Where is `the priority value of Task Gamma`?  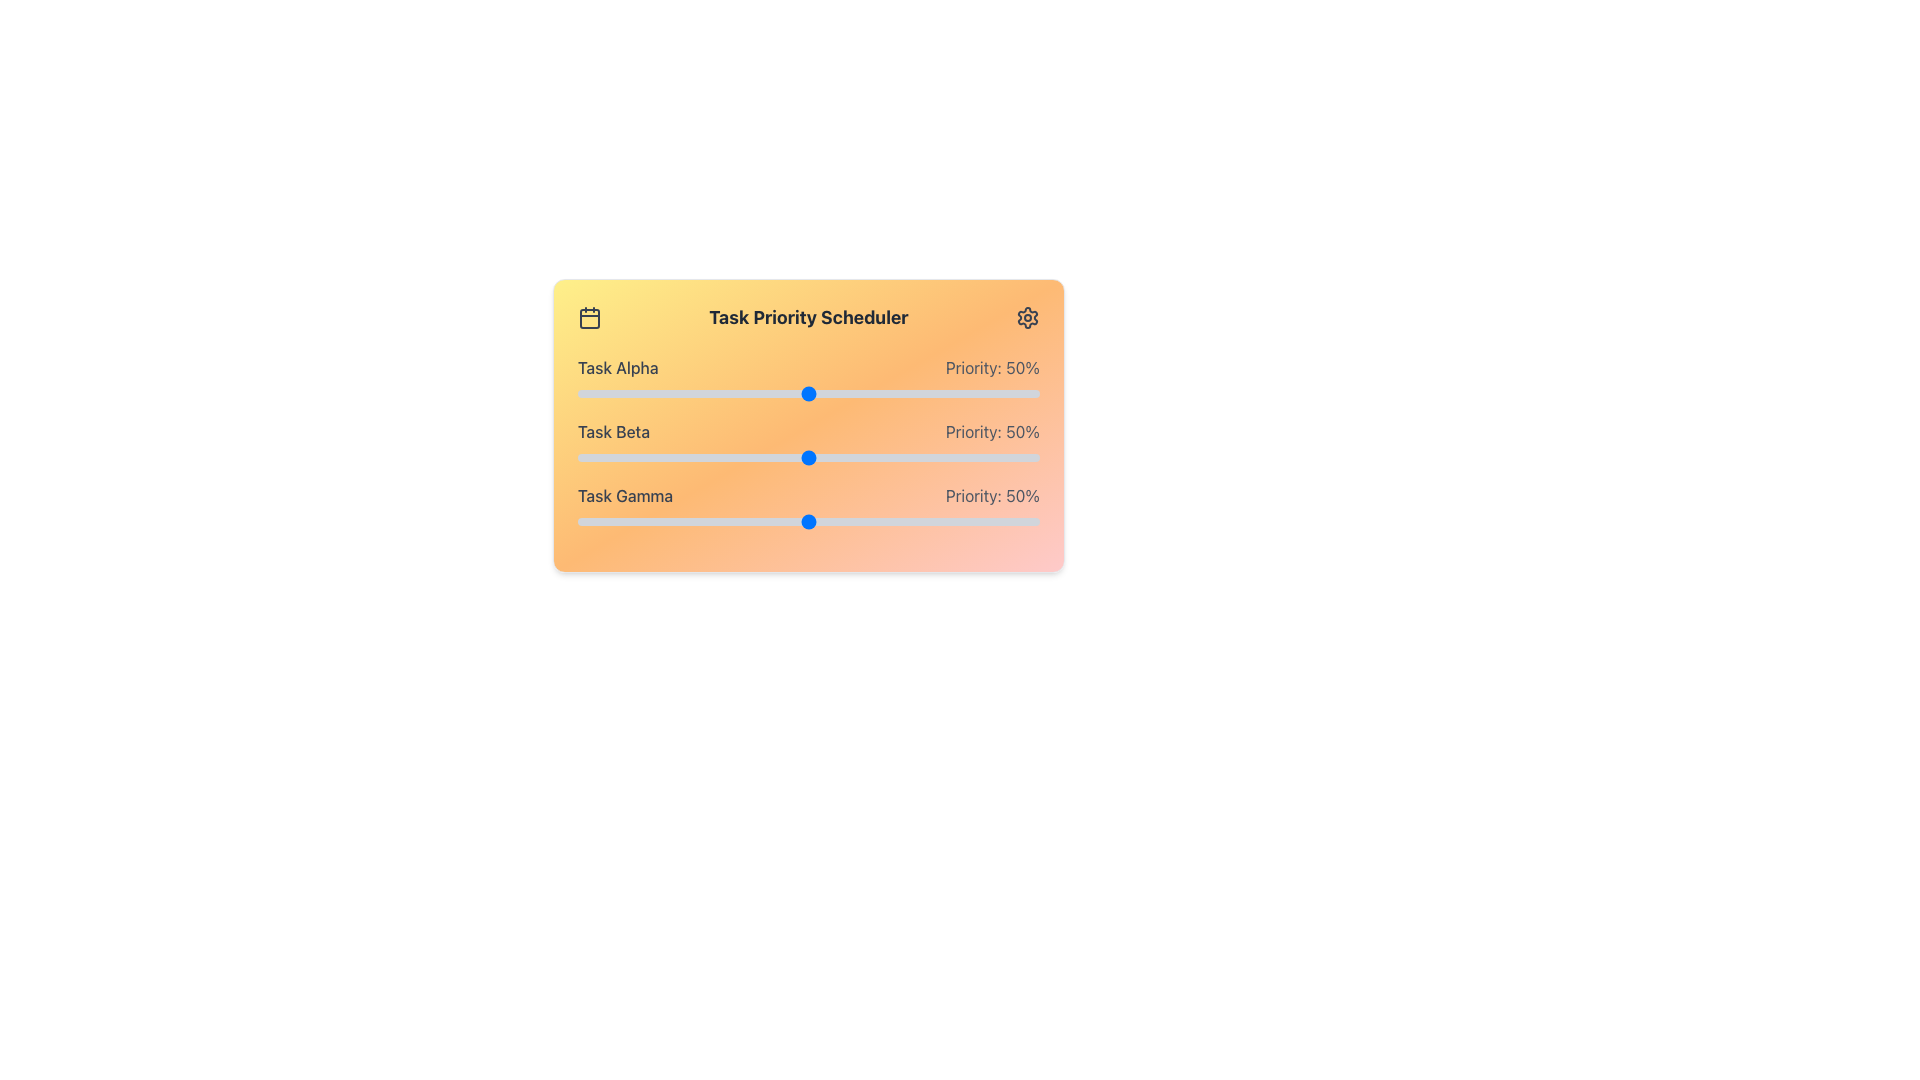 the priority value of Task Gamma is located at coordinates (913, 495).